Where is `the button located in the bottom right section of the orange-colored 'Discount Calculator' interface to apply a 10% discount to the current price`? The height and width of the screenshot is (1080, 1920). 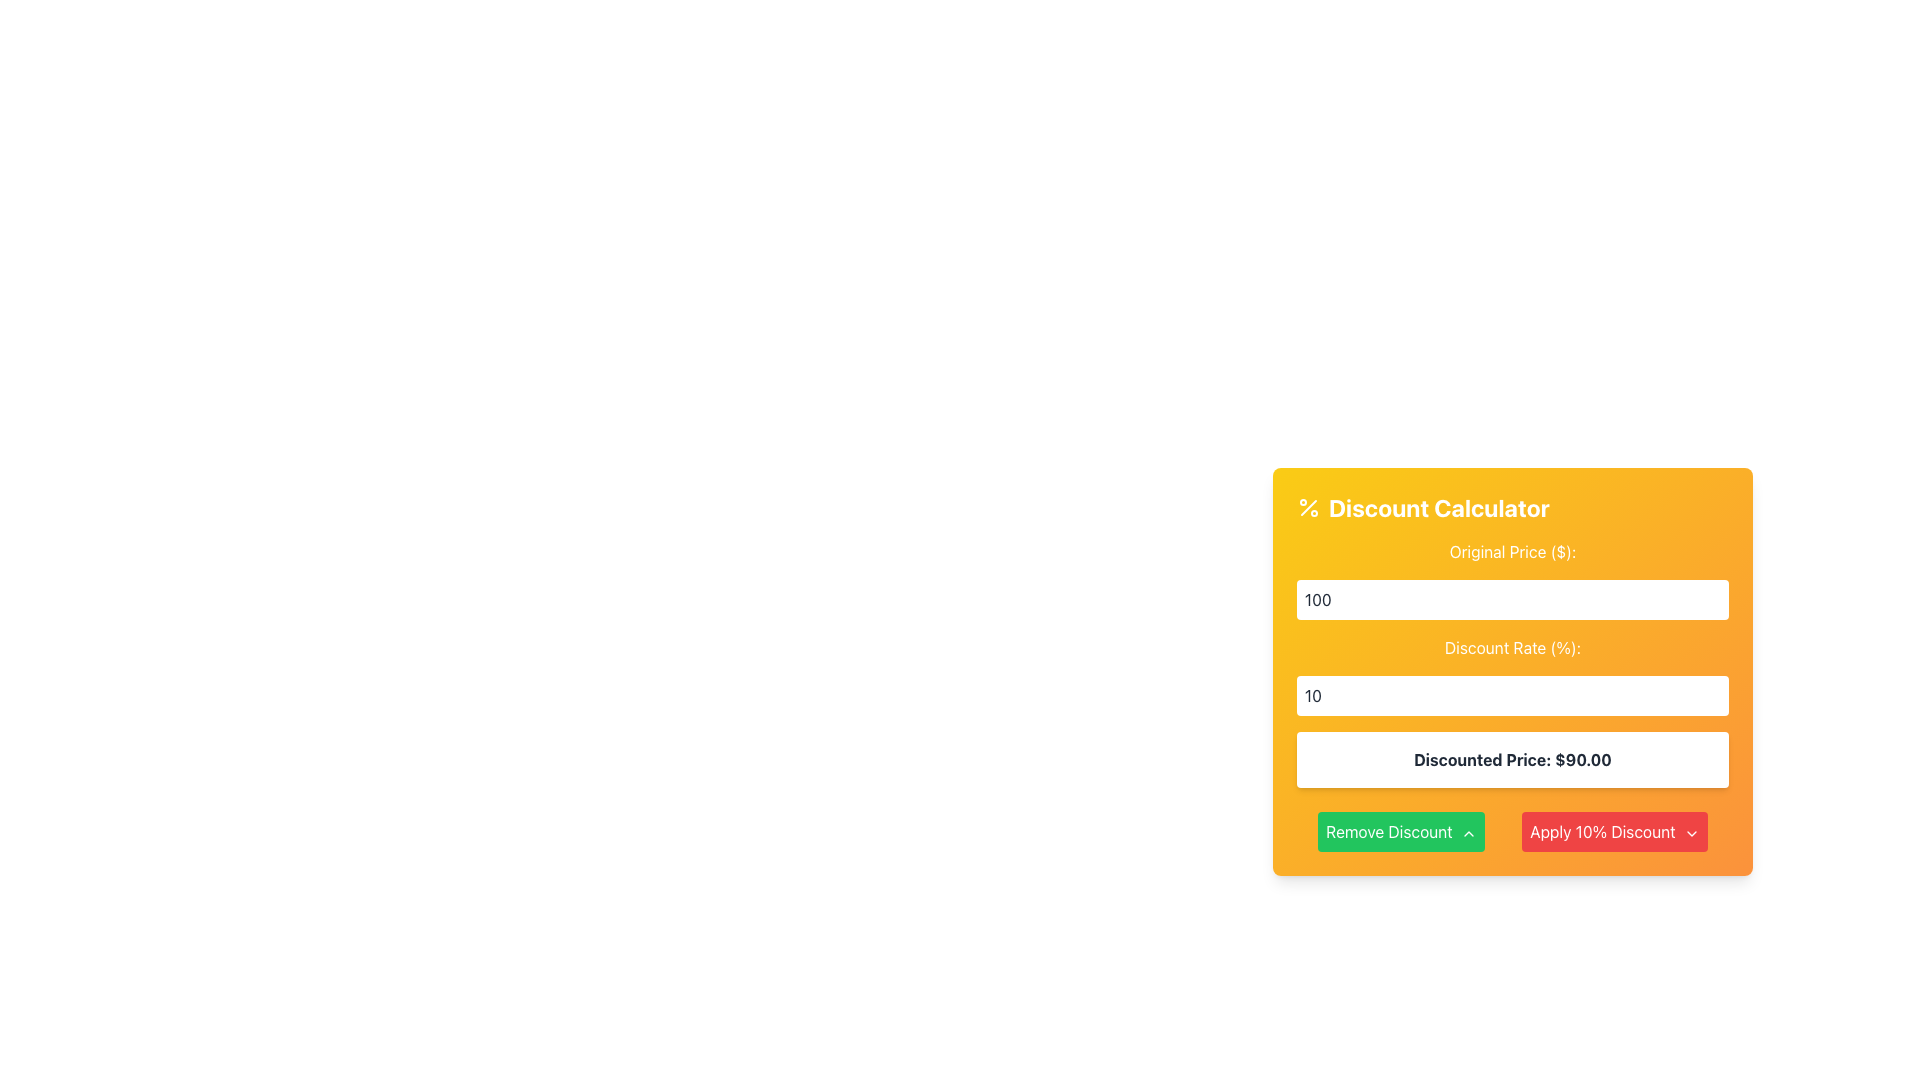 the button located in the bottom right section of the orange-colored 'Discount Calculator' interface to apply a 10% discount to the current price is located at coordinates (1614, 832).